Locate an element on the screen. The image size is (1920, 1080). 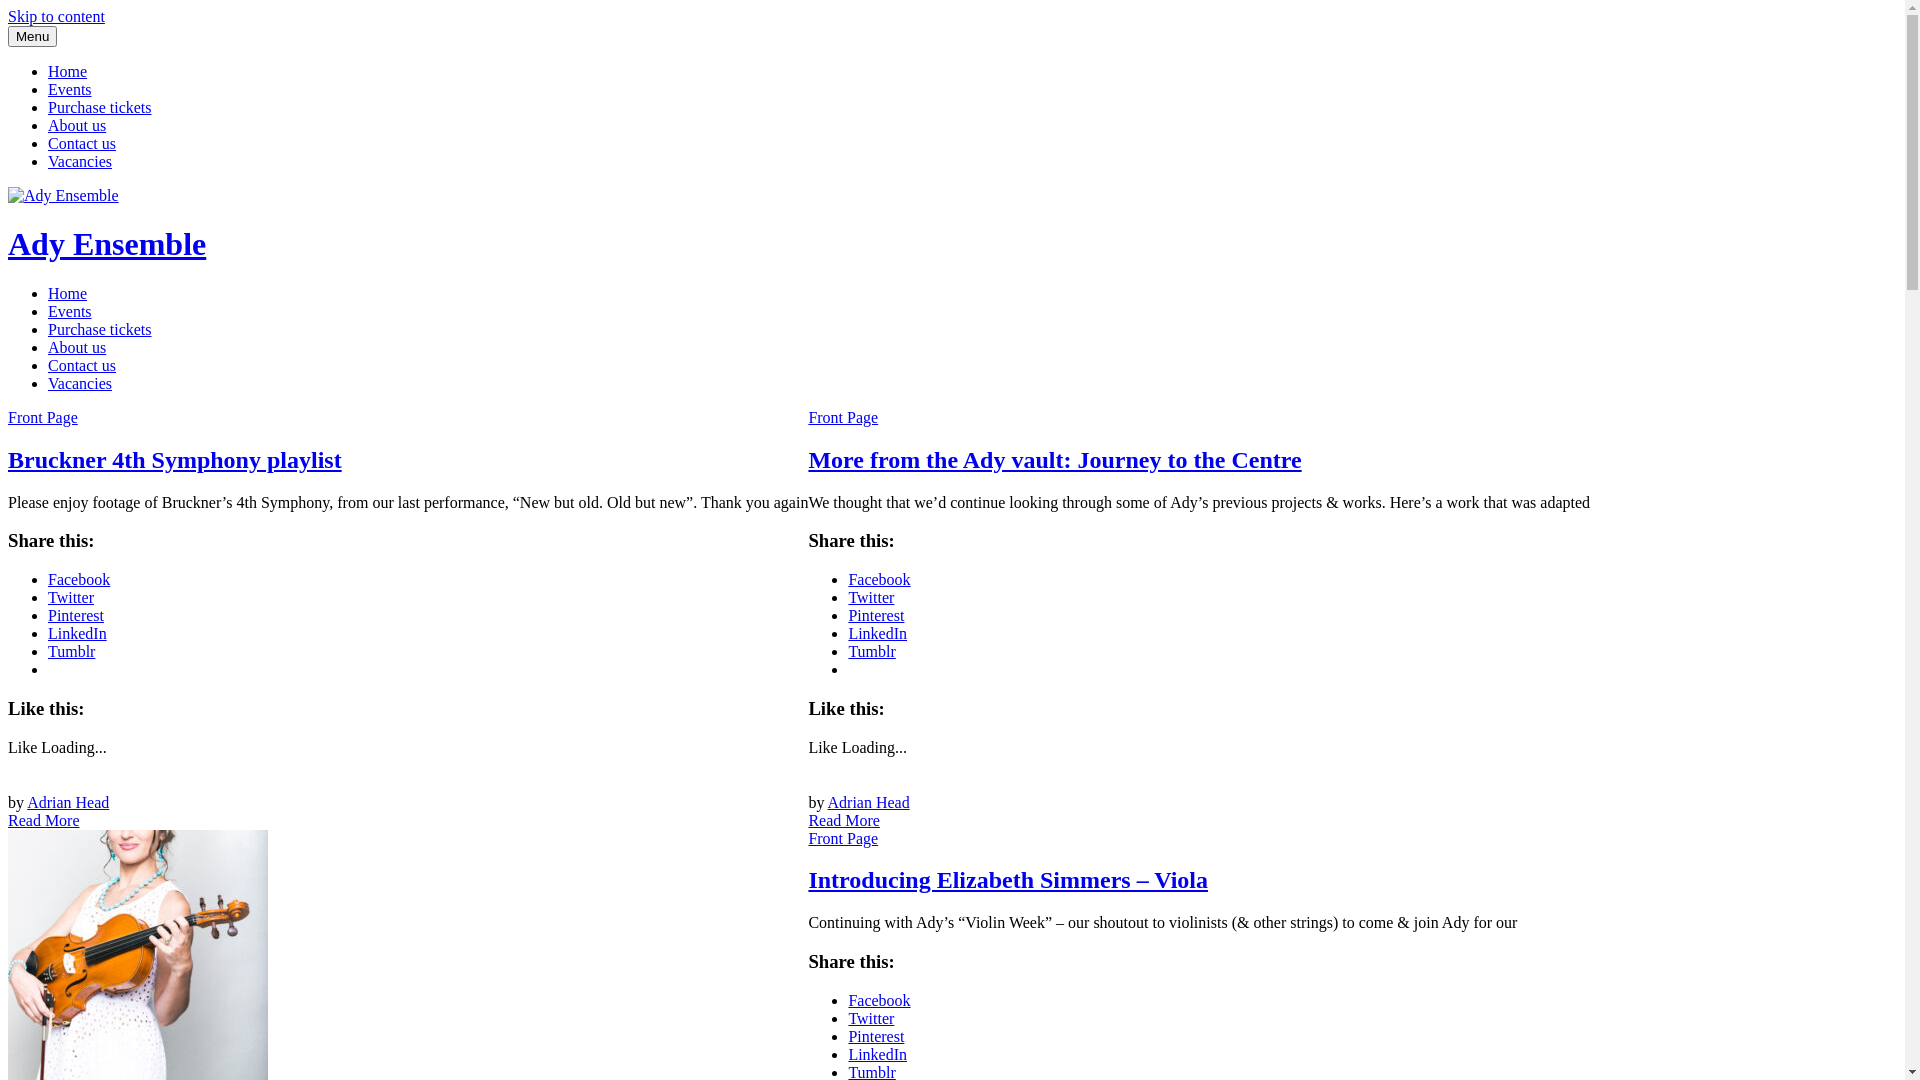
'About us' is located at coordinates (76, 346).